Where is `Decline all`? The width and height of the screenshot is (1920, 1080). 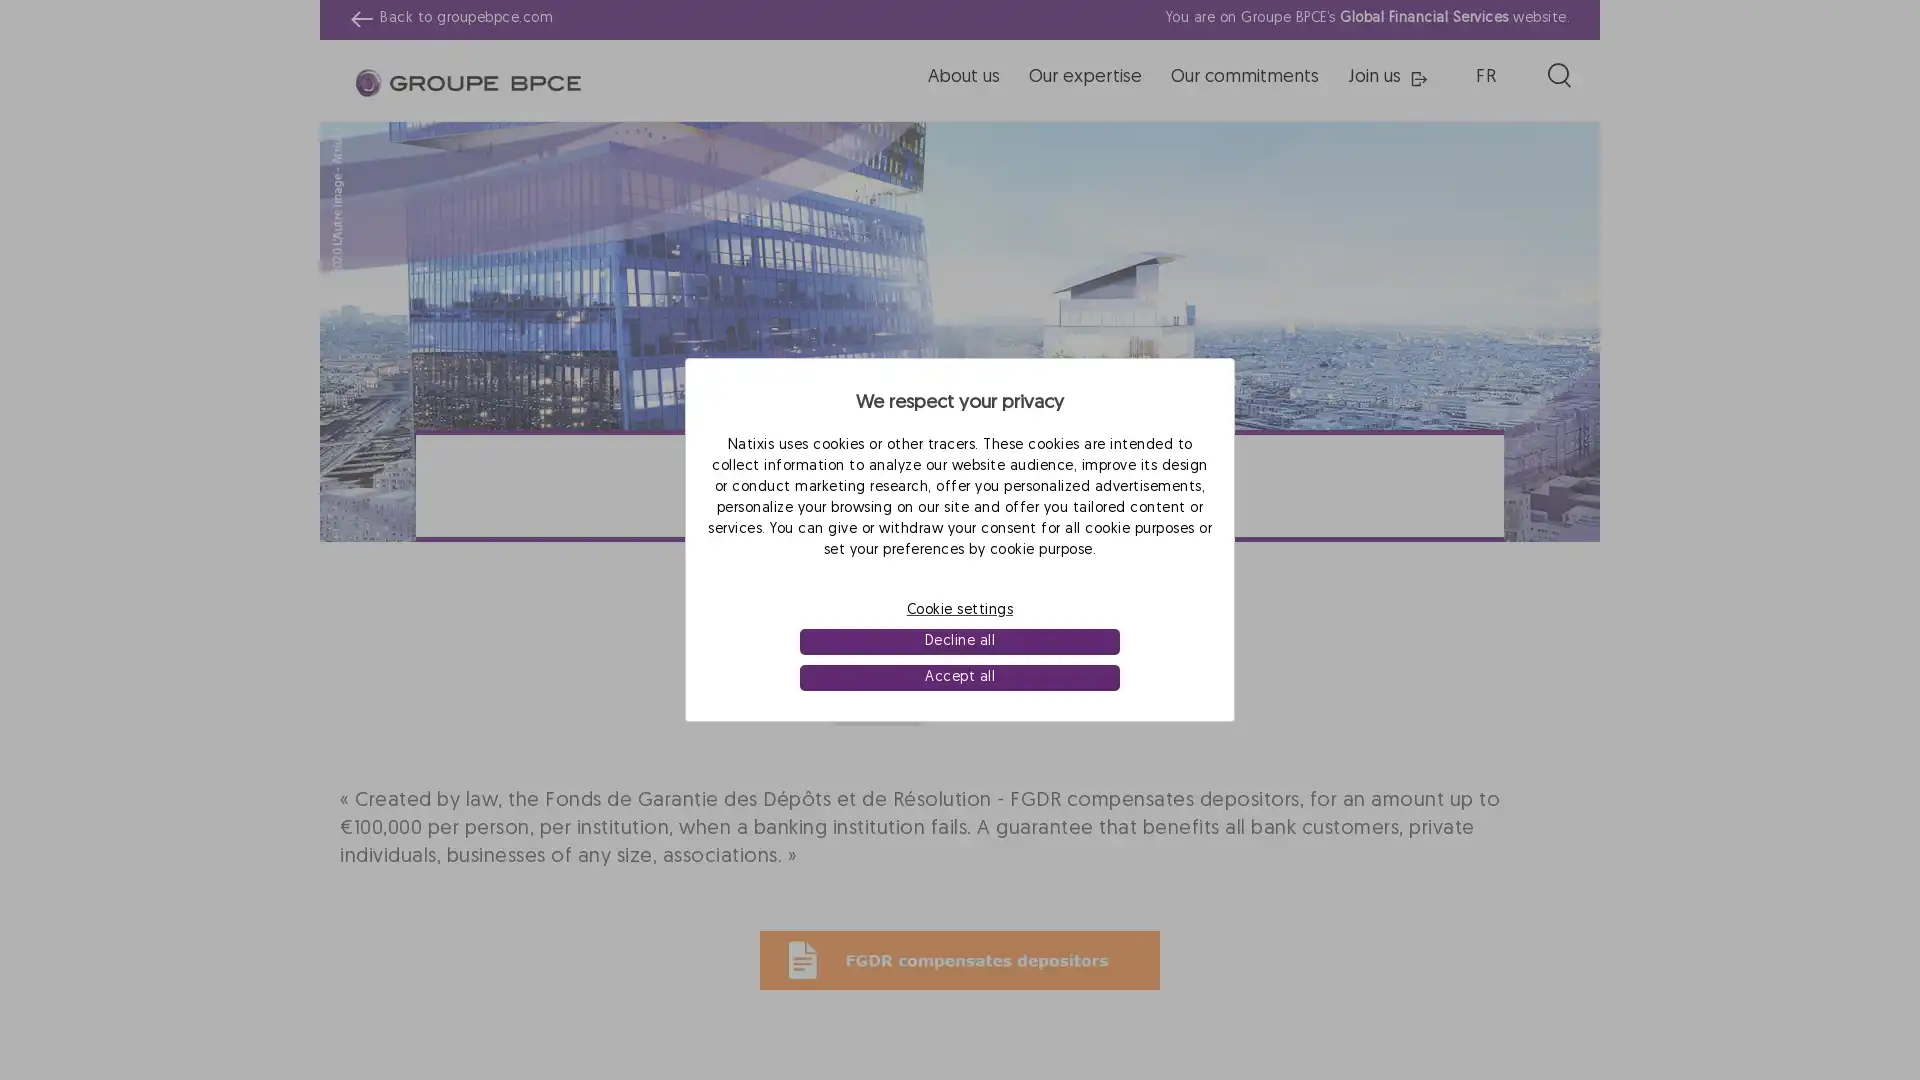
Decline all is located at coordinates (958, 641).